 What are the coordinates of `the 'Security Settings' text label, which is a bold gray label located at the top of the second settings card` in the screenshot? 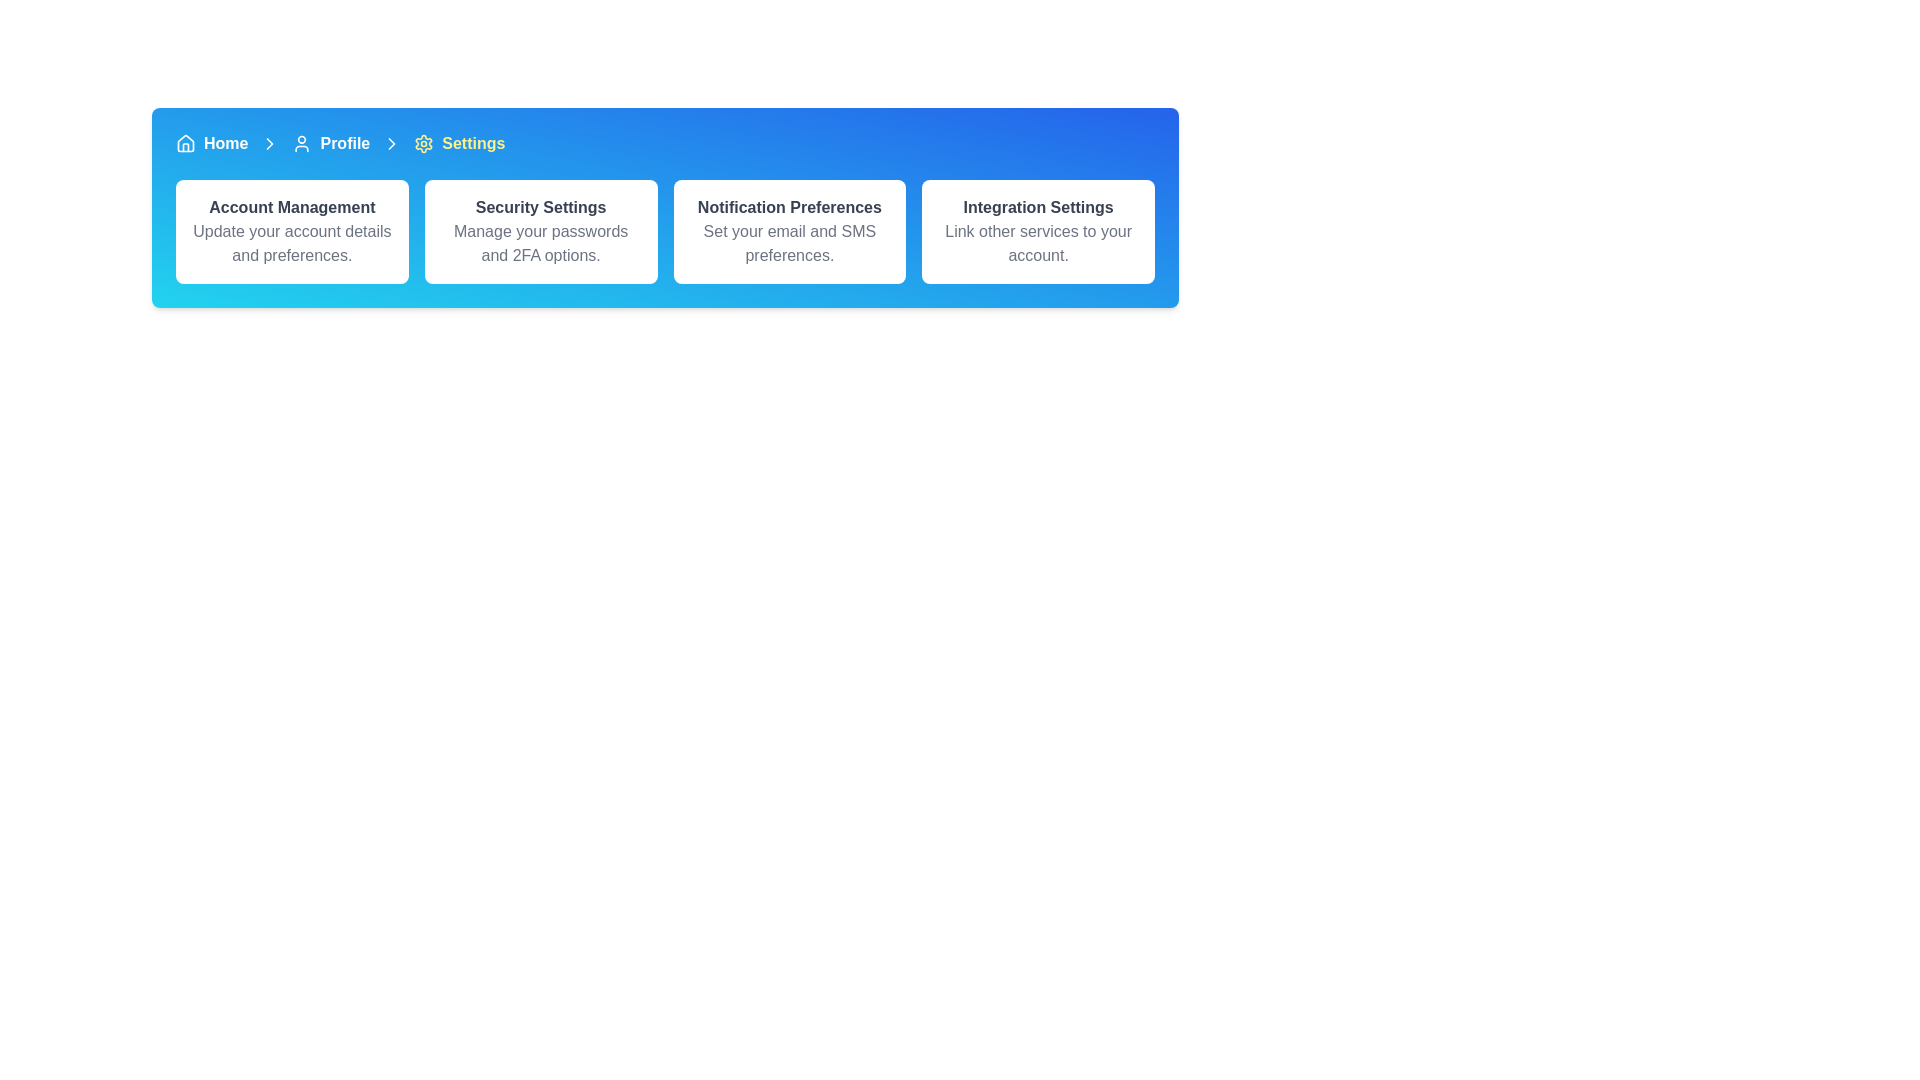 It's located at (541, 208).